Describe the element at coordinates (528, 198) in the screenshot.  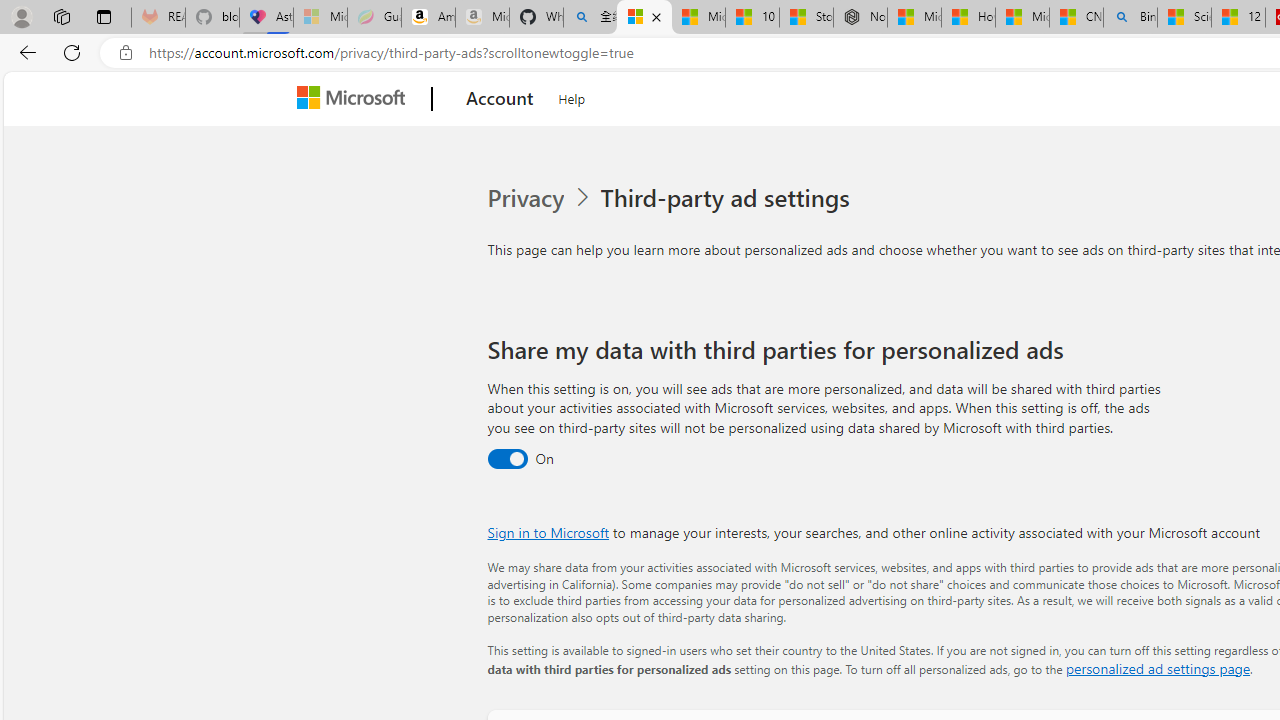
I see `'Privacy'` at that location.